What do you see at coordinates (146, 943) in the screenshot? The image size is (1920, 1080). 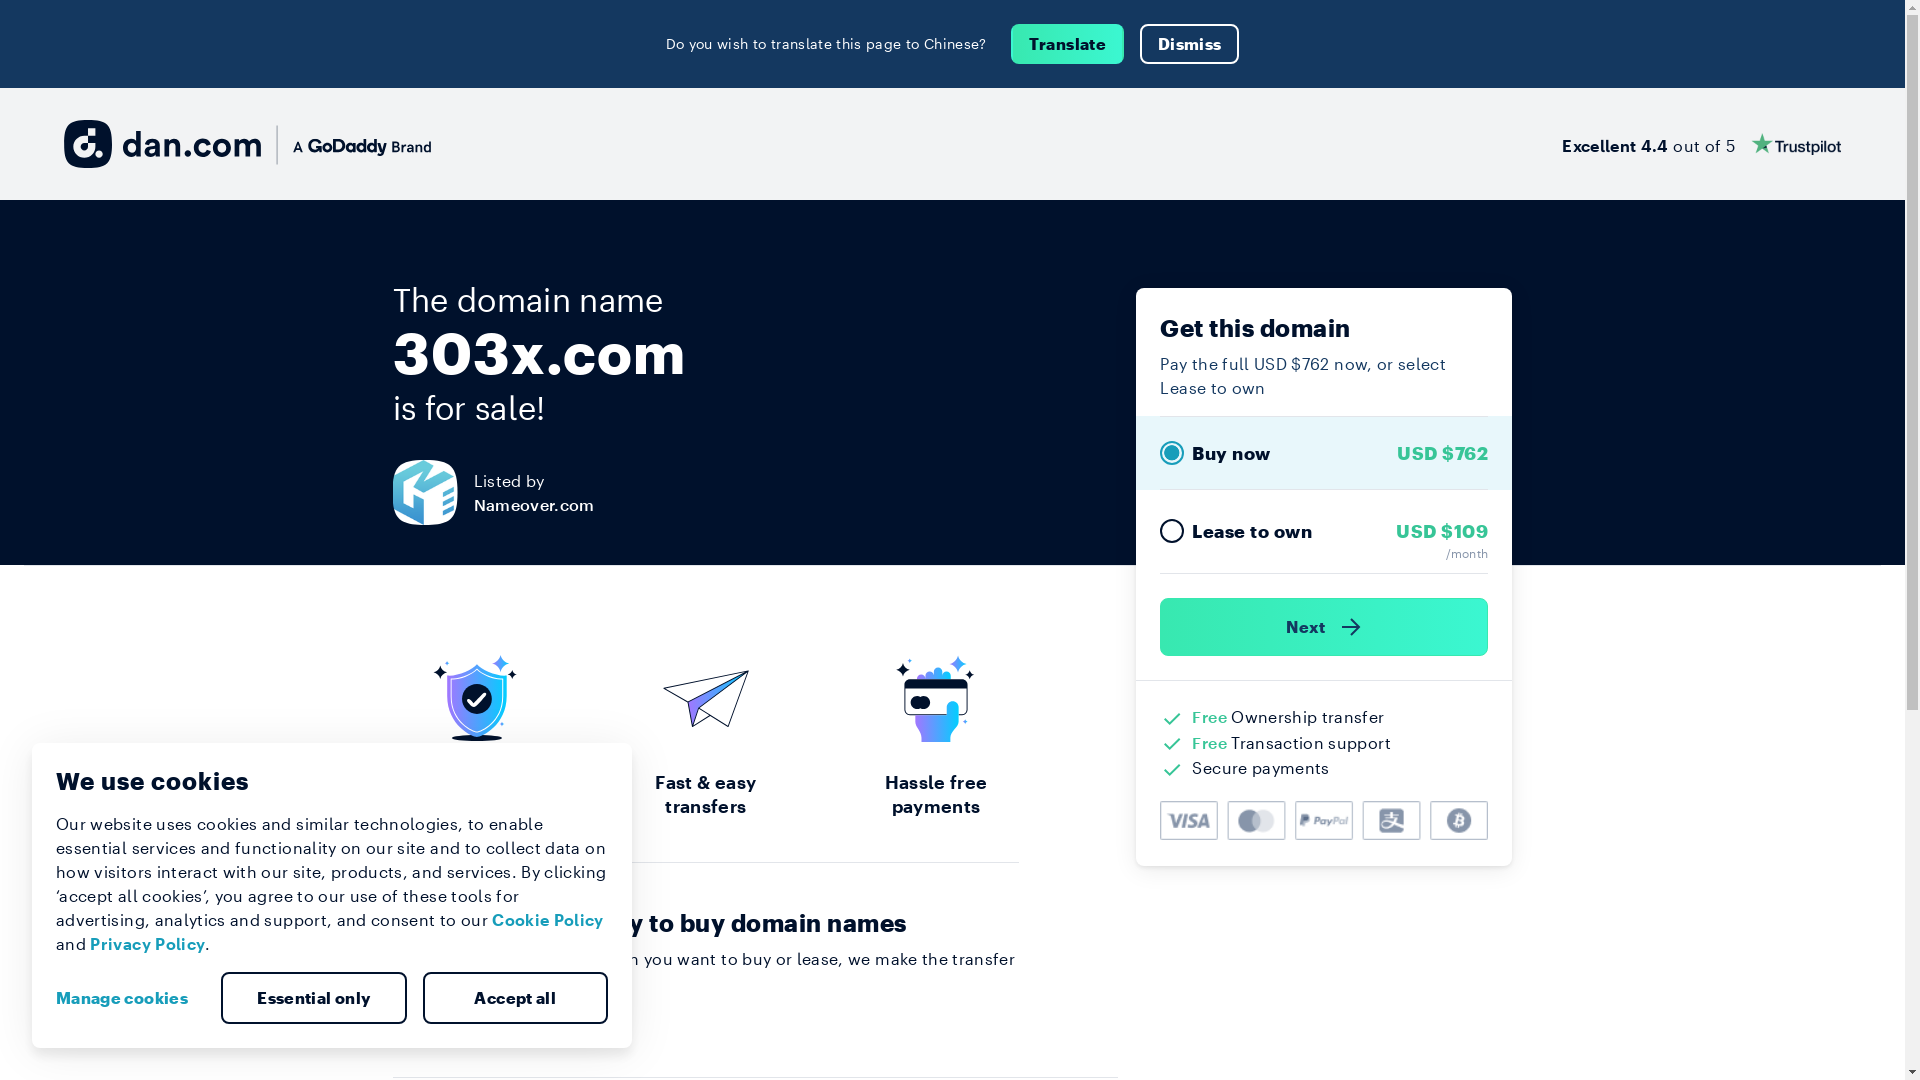 I see `'Privacy Policy'` at bounding box center [146, 943].